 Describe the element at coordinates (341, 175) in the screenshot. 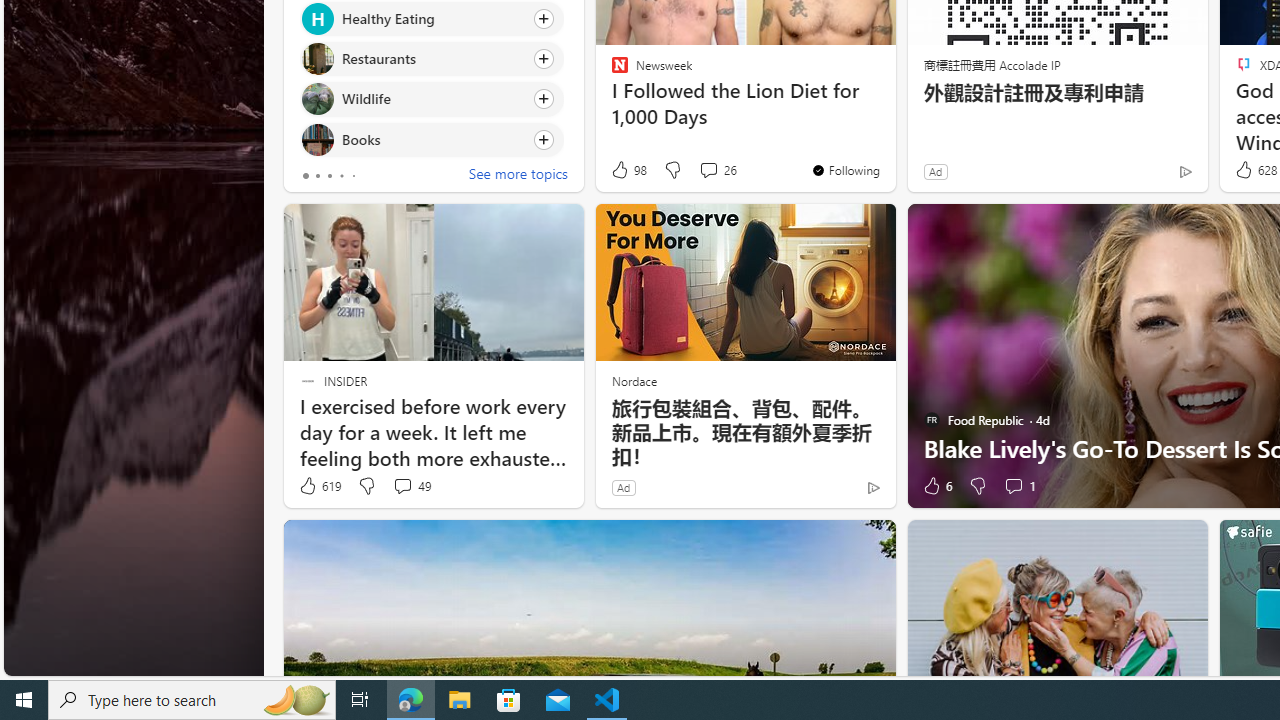

I see `'tab-3'` at that location.